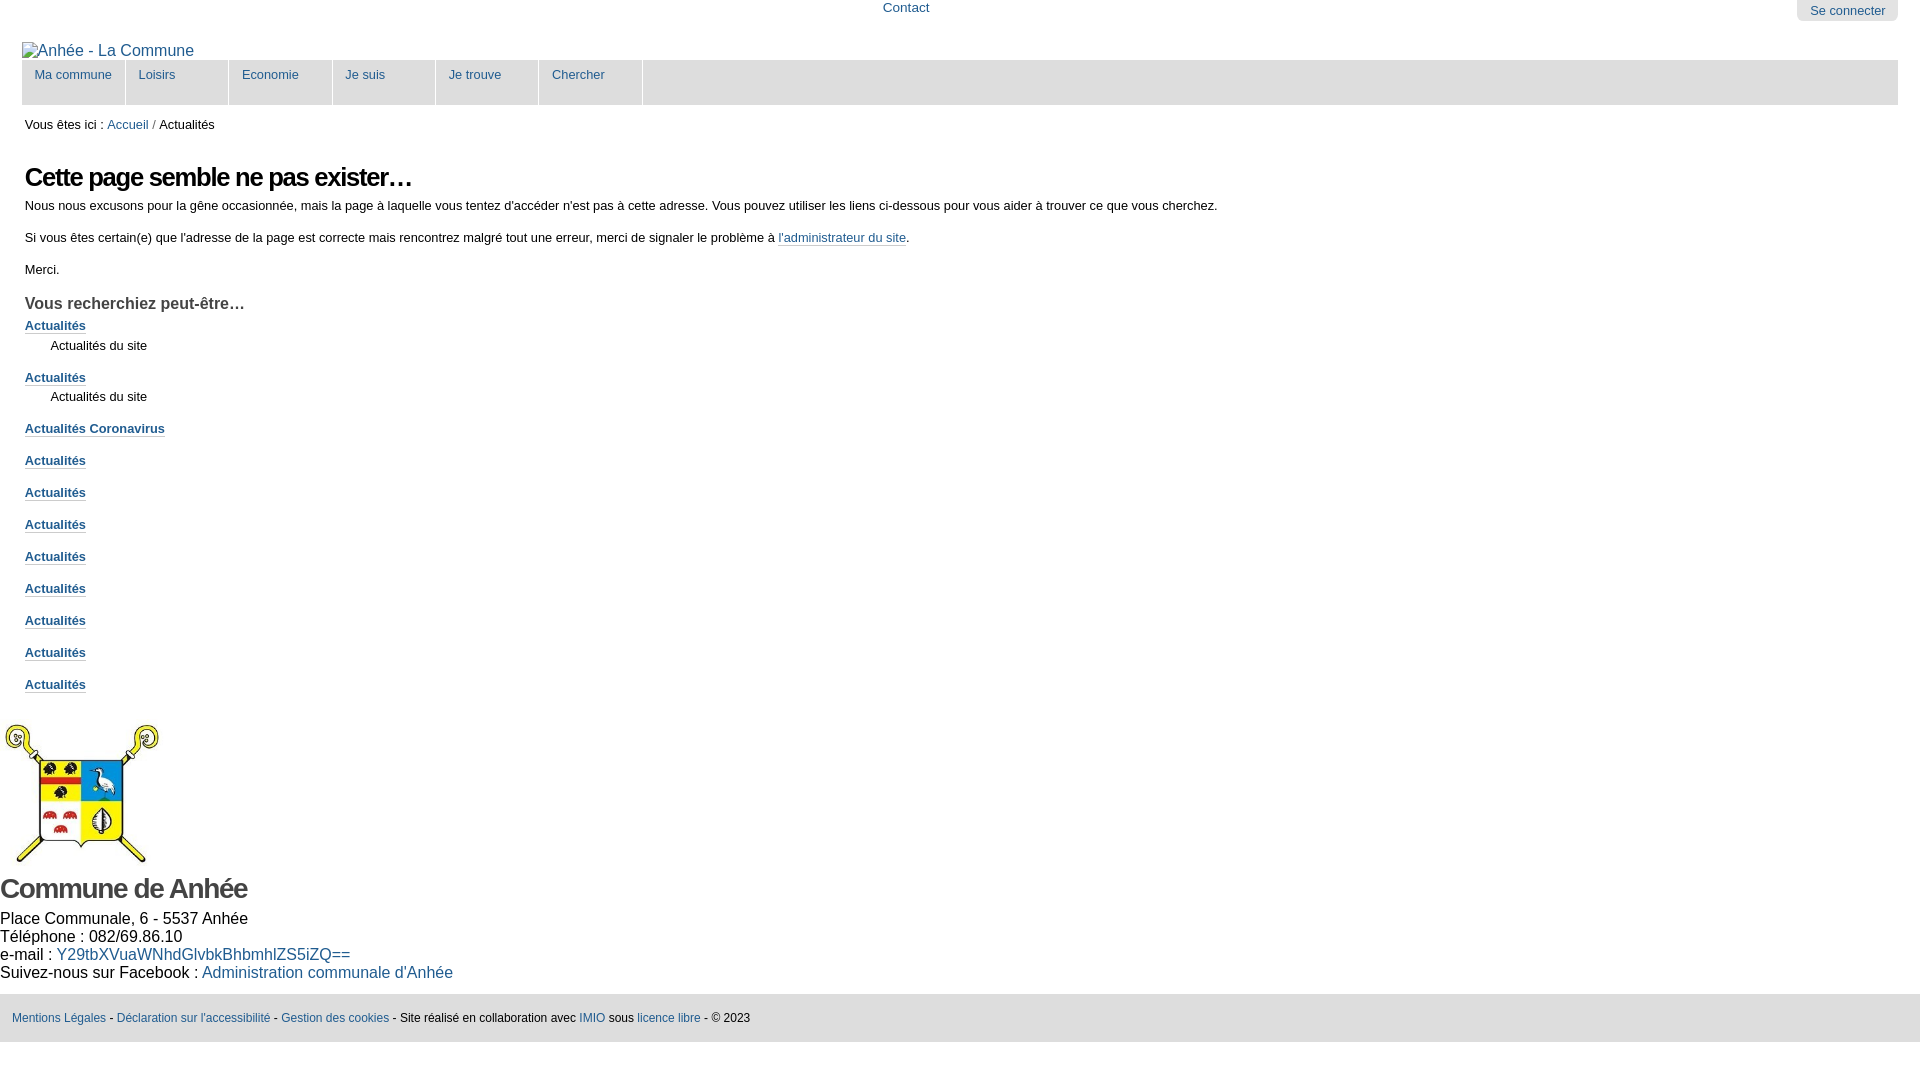  I want to click on 'Je suis', so click(384, 80).